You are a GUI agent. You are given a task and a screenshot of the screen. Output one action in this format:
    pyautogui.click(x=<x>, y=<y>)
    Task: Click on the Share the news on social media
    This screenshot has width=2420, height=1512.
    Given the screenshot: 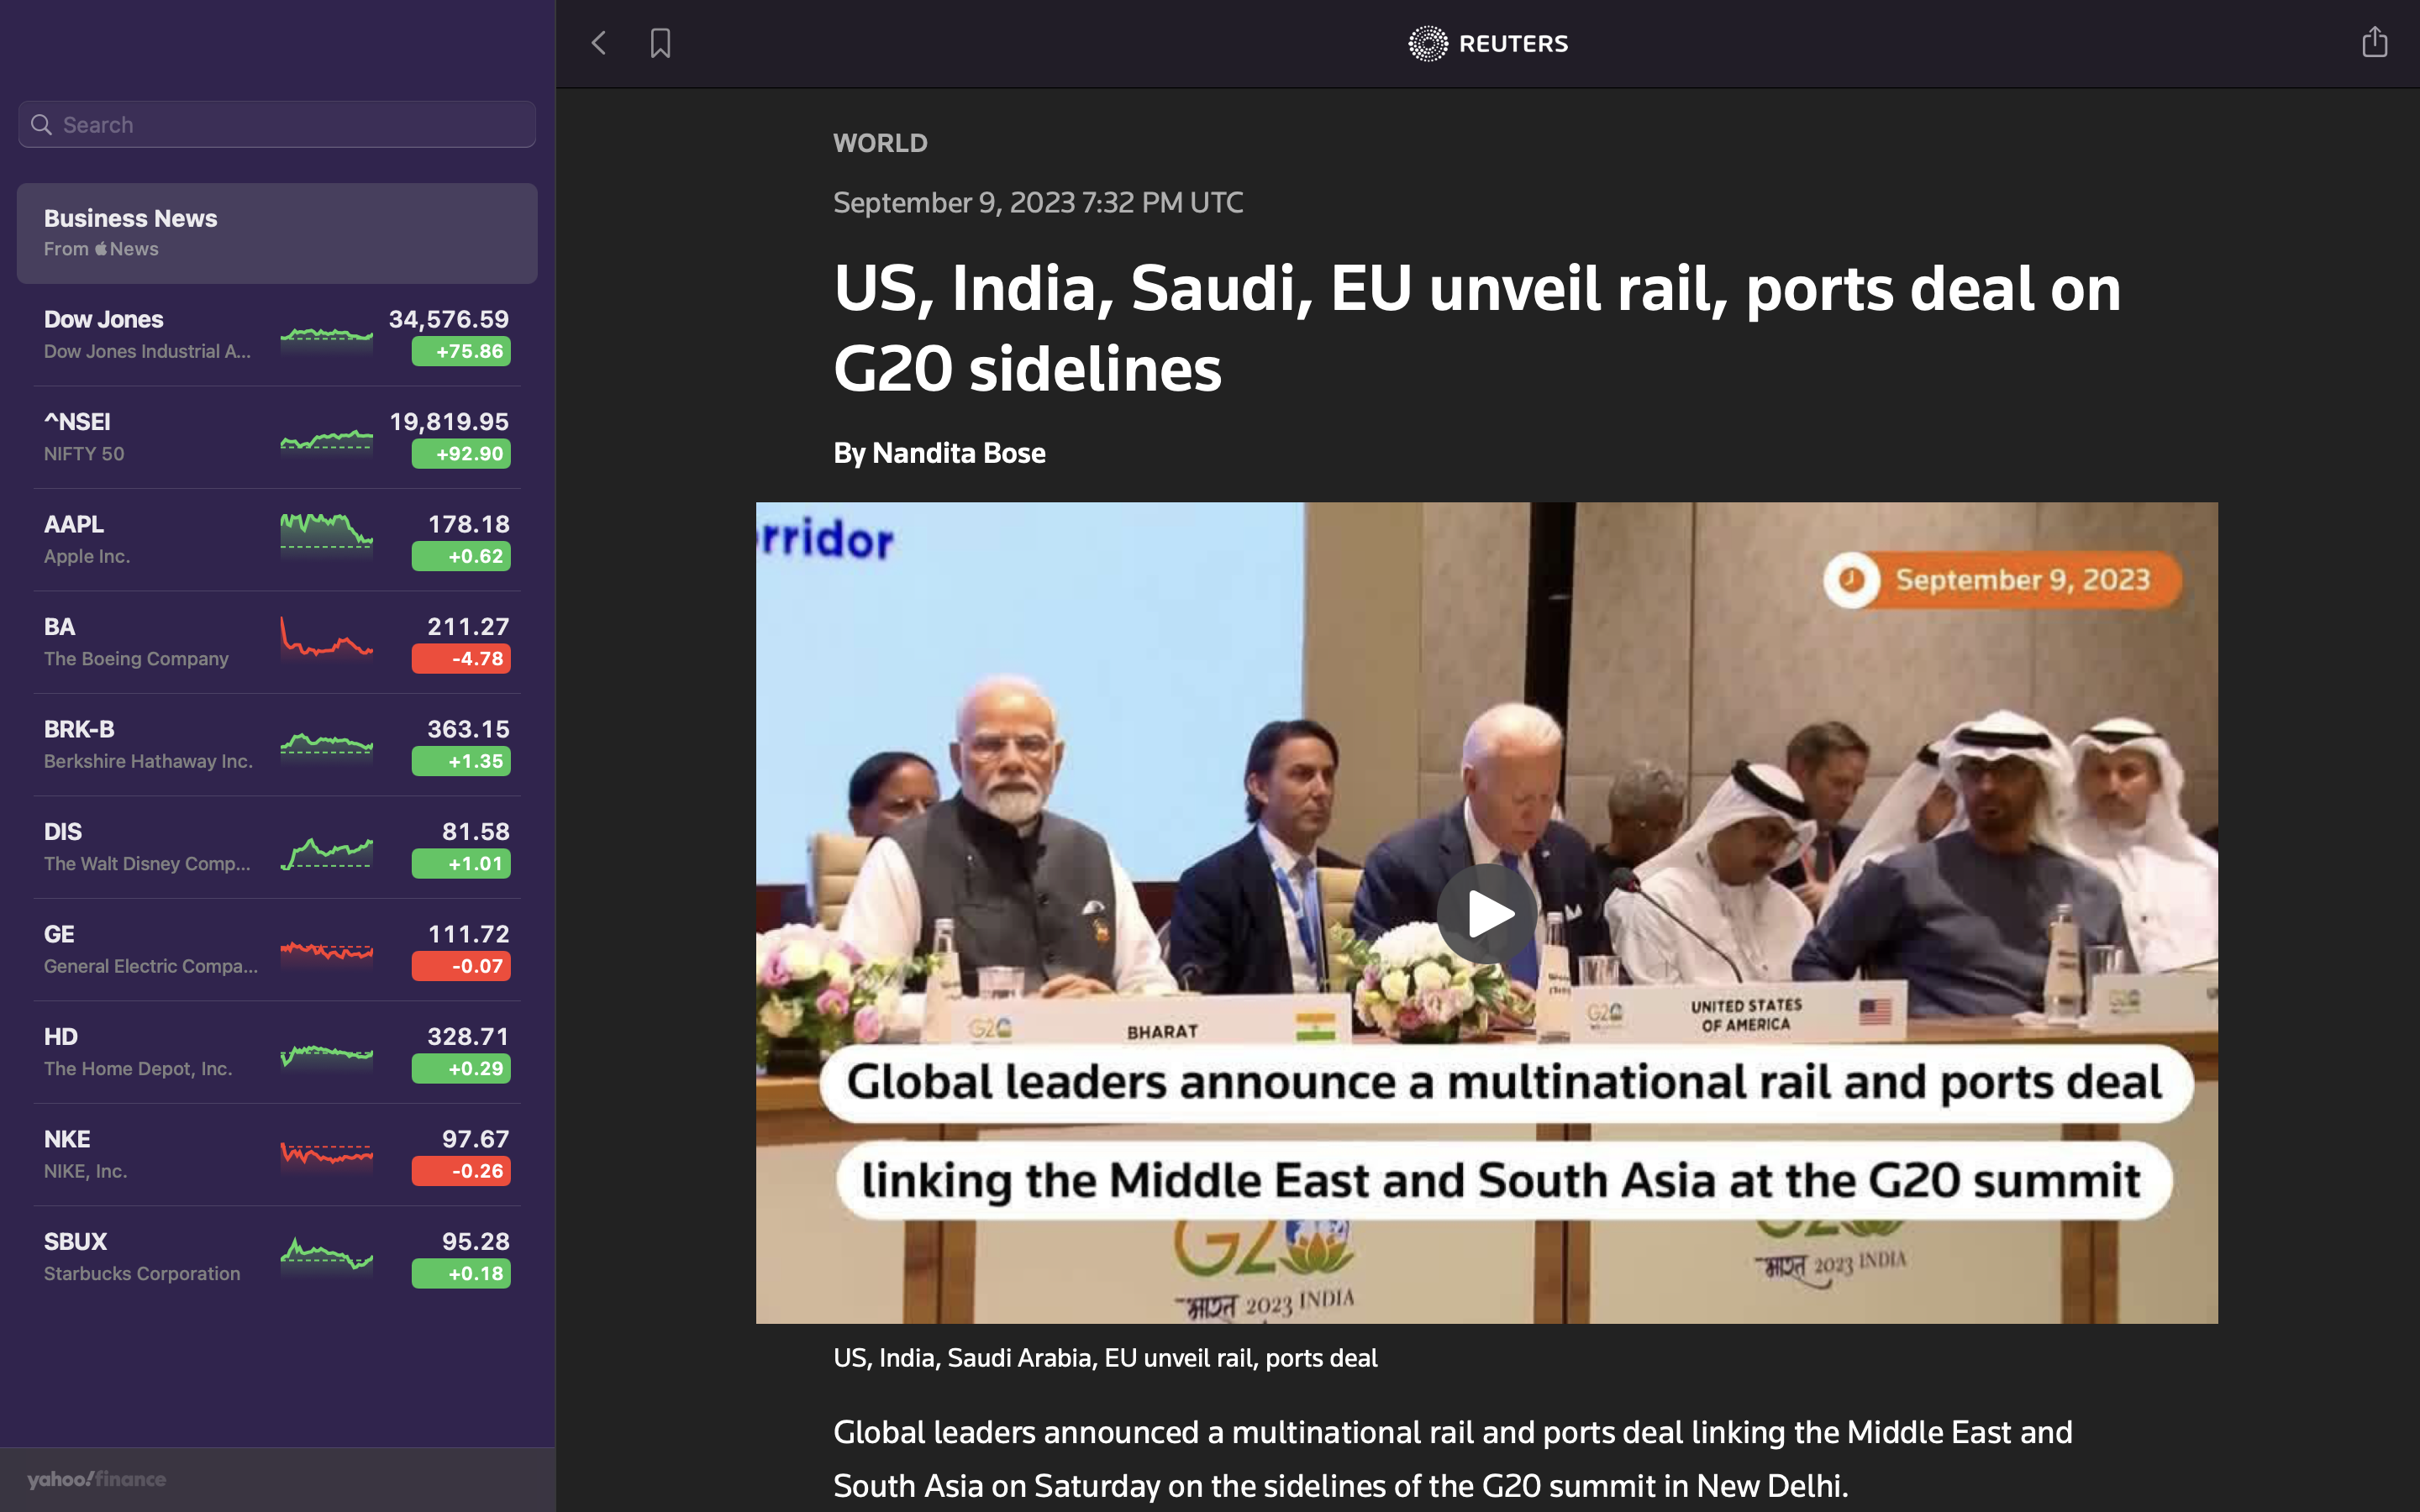 What is the action you would take?
    pyautogui.click(x=2376, y=39)
    